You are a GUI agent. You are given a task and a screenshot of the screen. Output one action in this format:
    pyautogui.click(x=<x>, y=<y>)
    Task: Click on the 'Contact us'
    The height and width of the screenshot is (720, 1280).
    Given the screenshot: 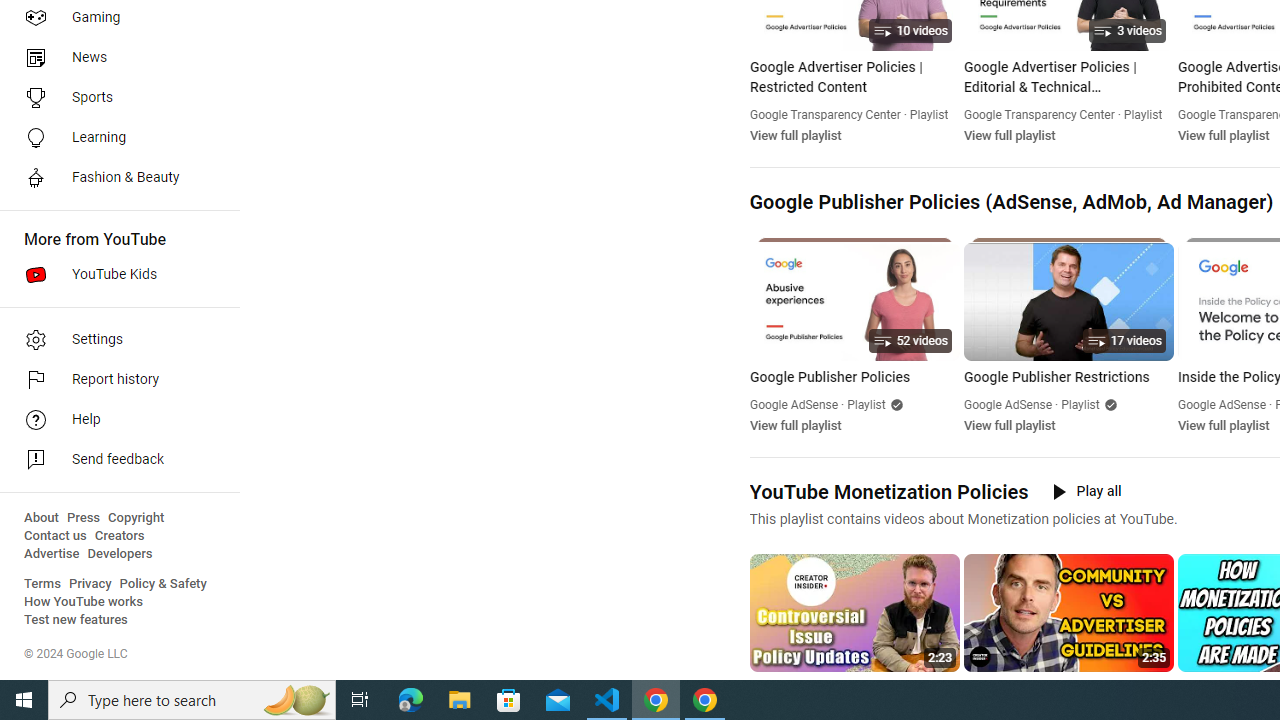 What is the action you would take?
    pyautogui.click(x=55, y=535)
    